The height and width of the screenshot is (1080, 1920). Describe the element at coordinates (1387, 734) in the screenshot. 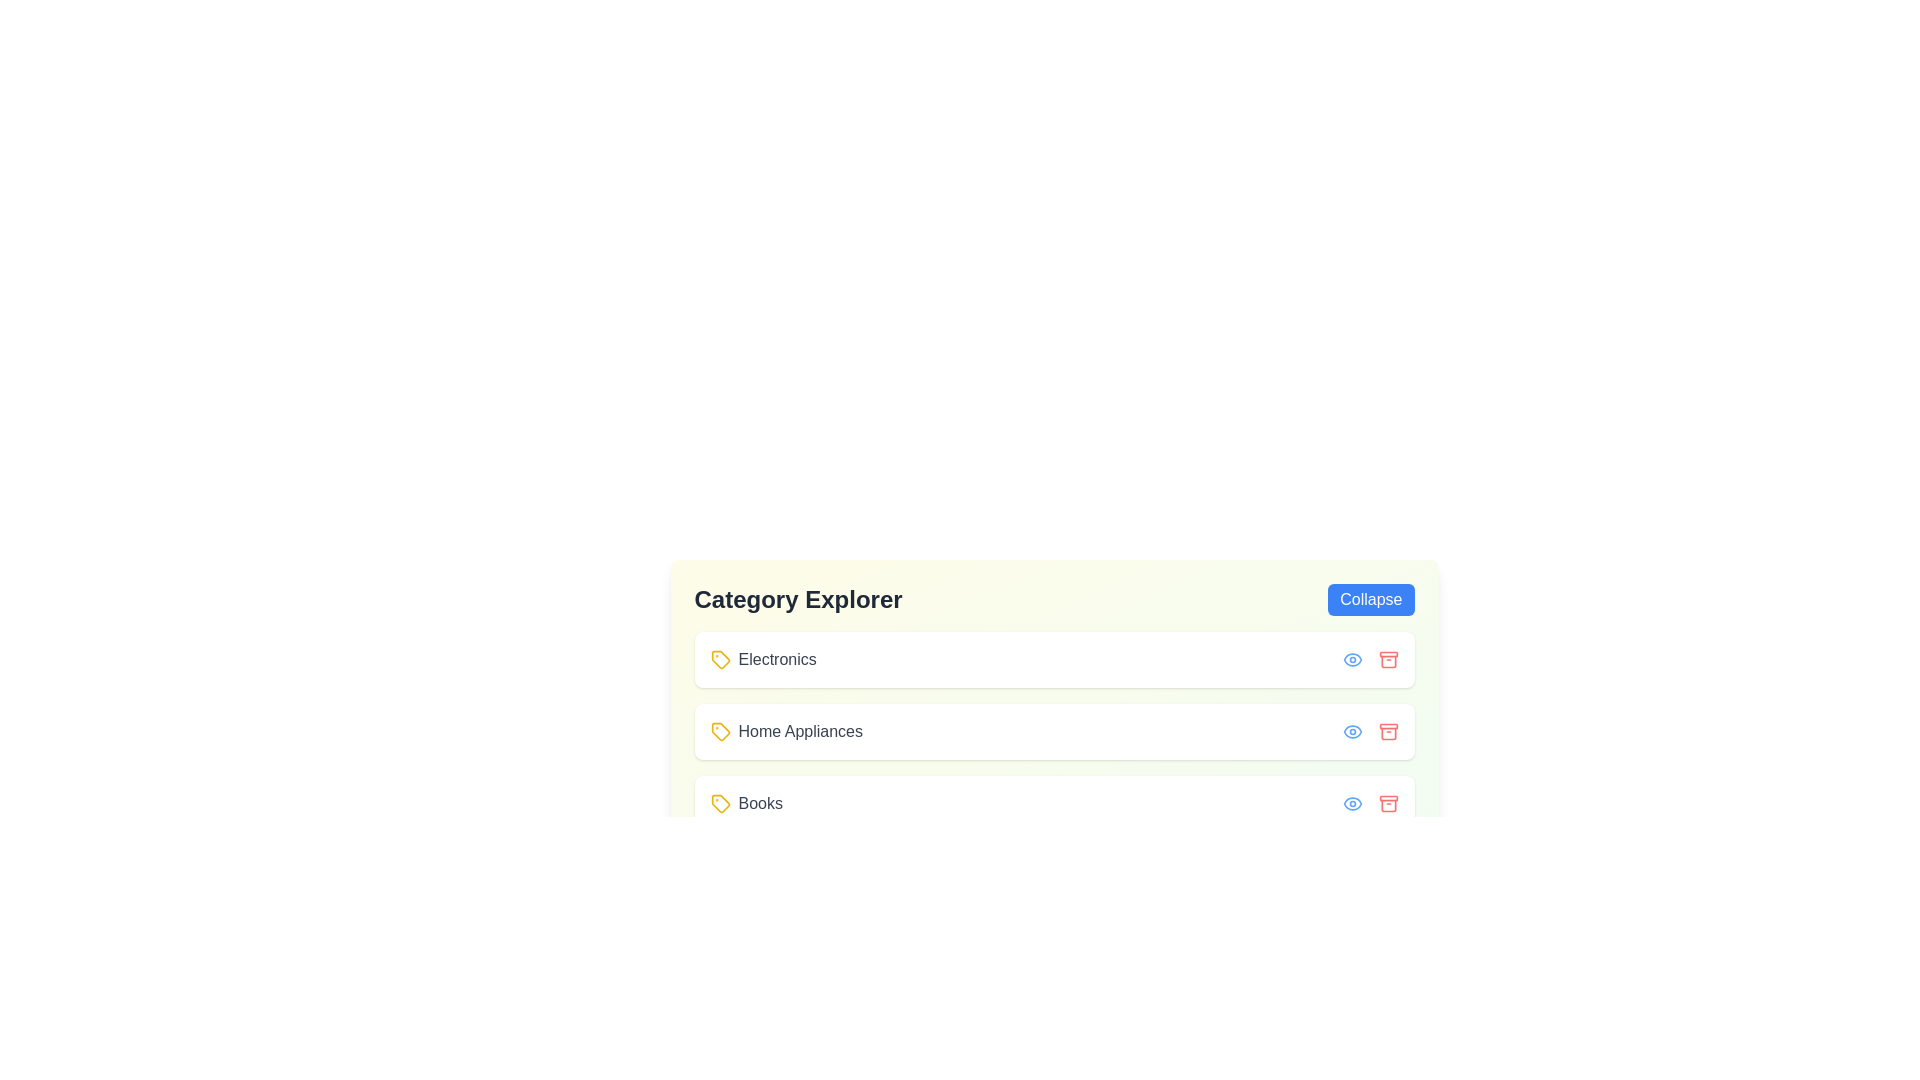

I see `the delete icon for the 'Home Appliances' category` at that location.